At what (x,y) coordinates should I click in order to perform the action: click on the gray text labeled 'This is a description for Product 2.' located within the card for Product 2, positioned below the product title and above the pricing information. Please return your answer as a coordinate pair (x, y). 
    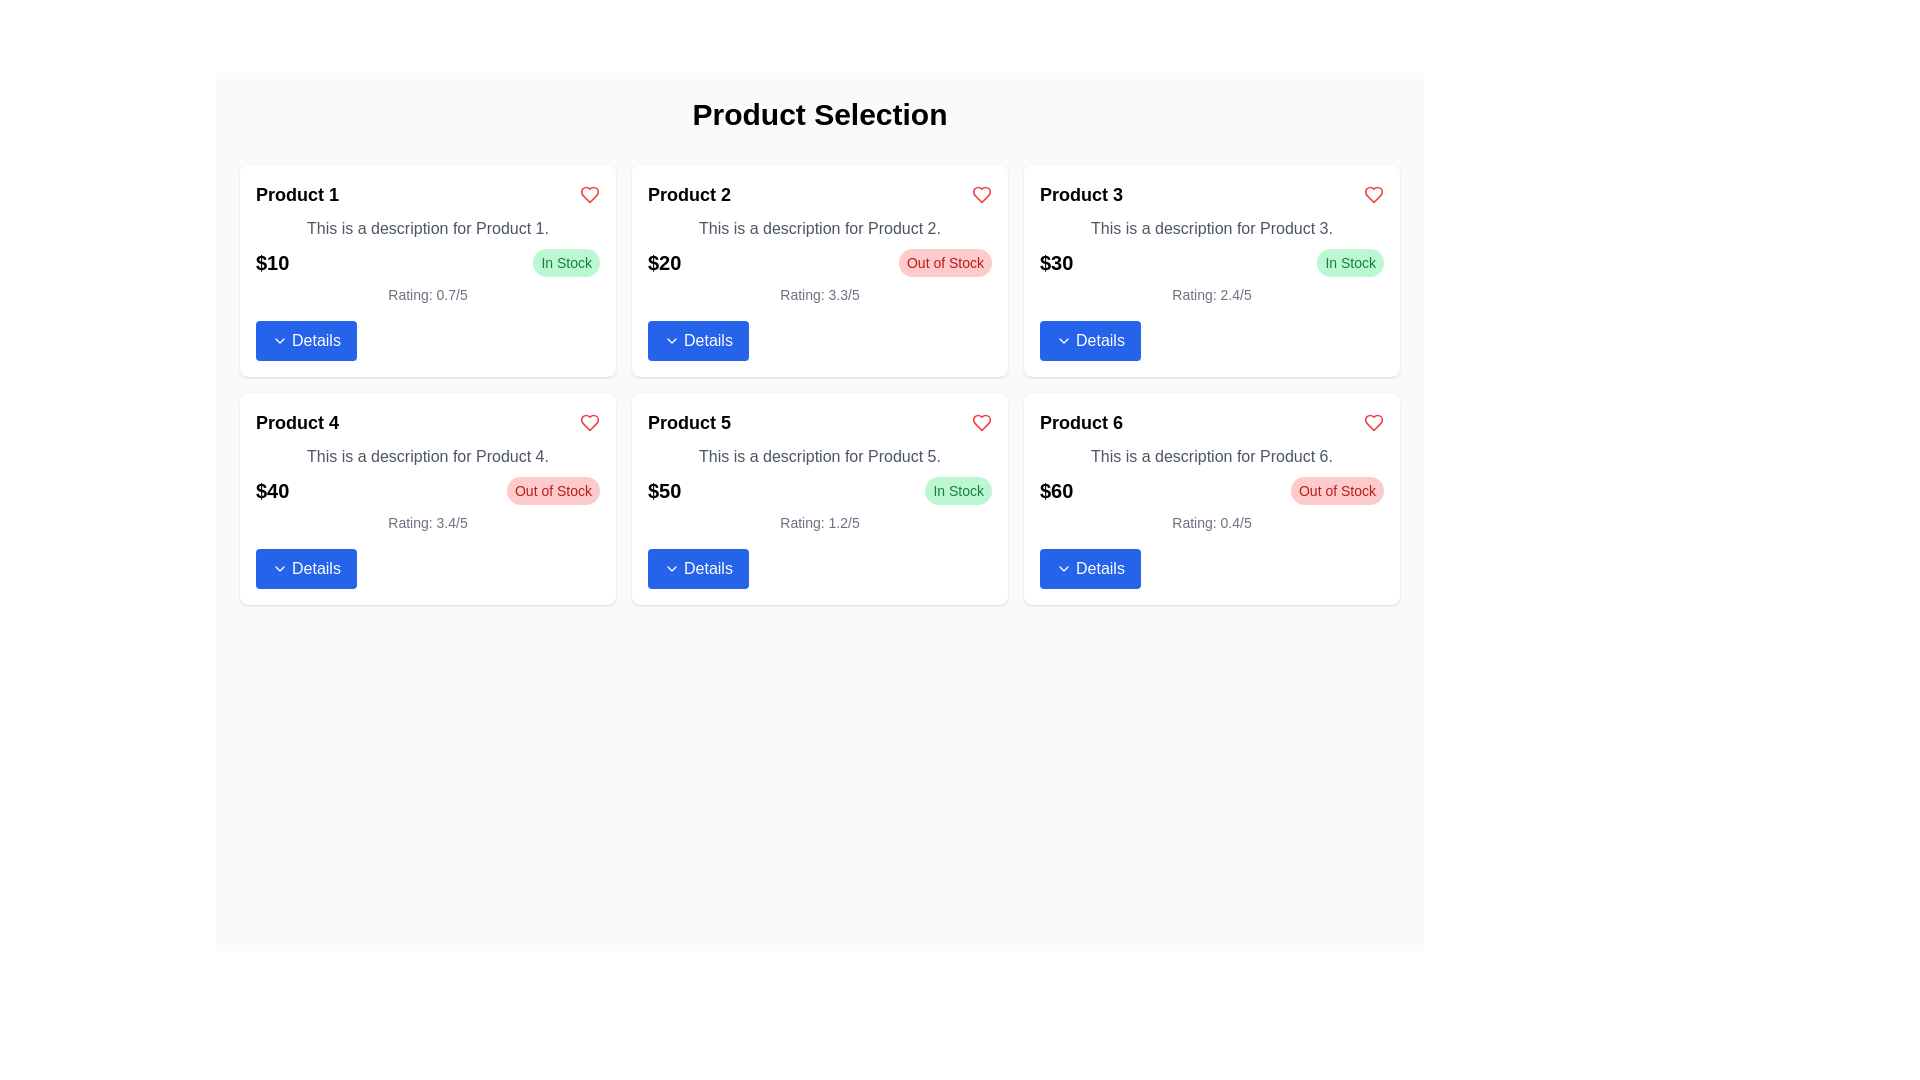
    Looking at the image, I should click on (820, 227).